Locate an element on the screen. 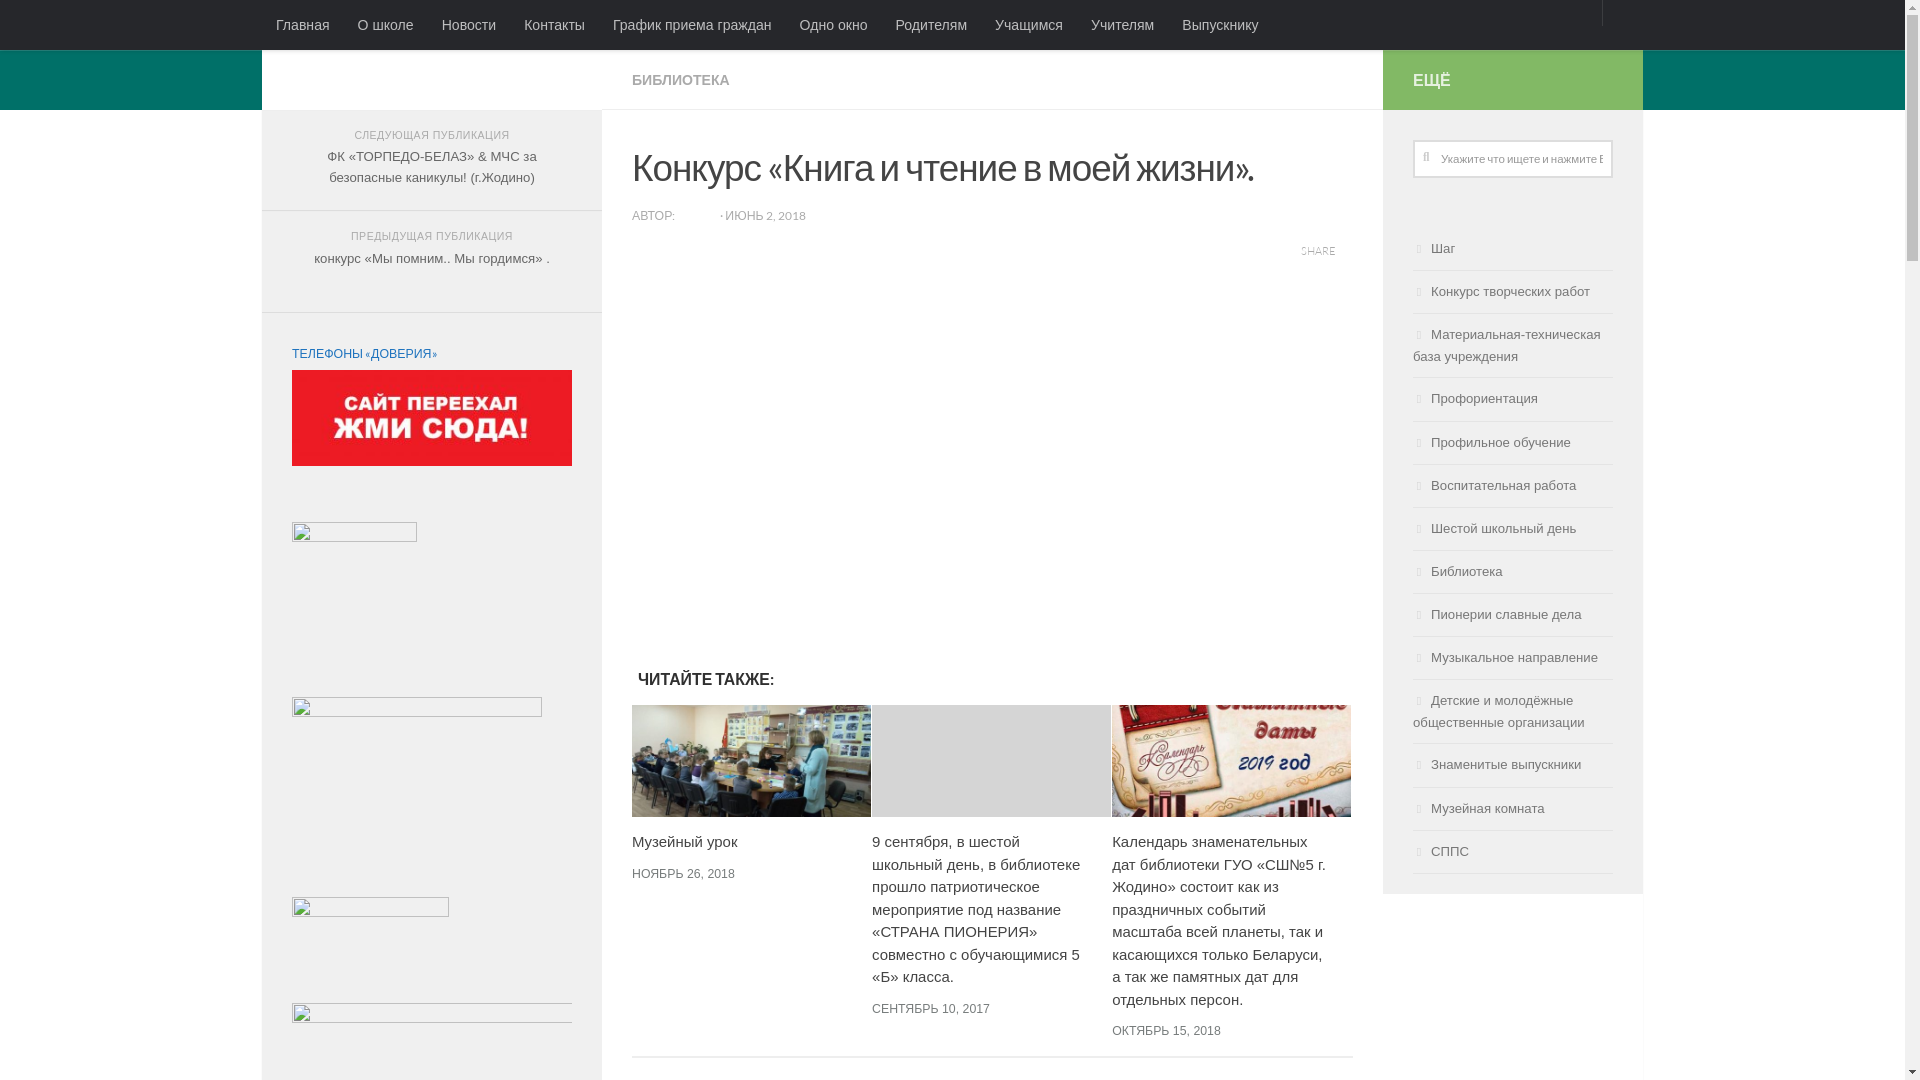 The width and height of the screenshot is (1920, 1080). 'ADMIN' is located at coordinates (697, 215).